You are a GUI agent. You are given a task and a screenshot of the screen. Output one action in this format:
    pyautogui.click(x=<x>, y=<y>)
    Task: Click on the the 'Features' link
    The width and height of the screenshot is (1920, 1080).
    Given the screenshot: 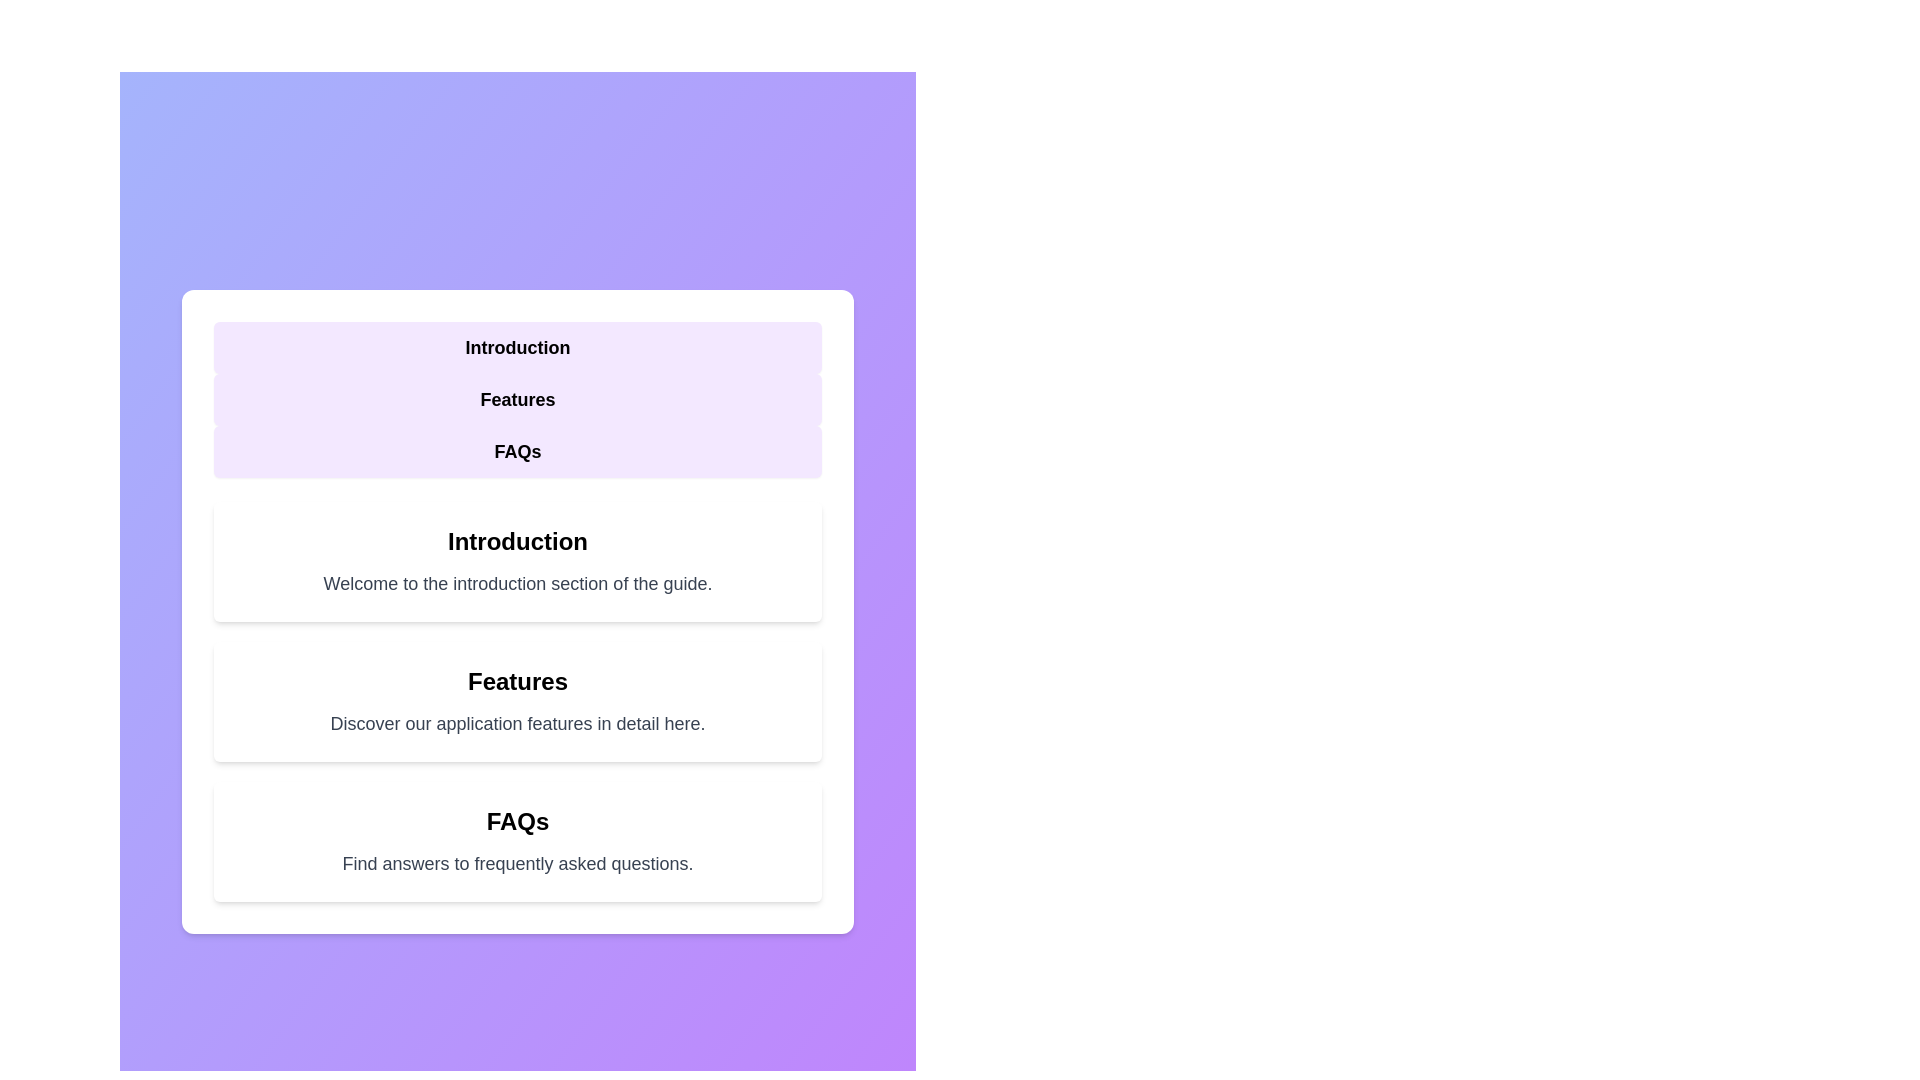 What is the action you would take?
    pyautogui.click(x=518, y=400)
    